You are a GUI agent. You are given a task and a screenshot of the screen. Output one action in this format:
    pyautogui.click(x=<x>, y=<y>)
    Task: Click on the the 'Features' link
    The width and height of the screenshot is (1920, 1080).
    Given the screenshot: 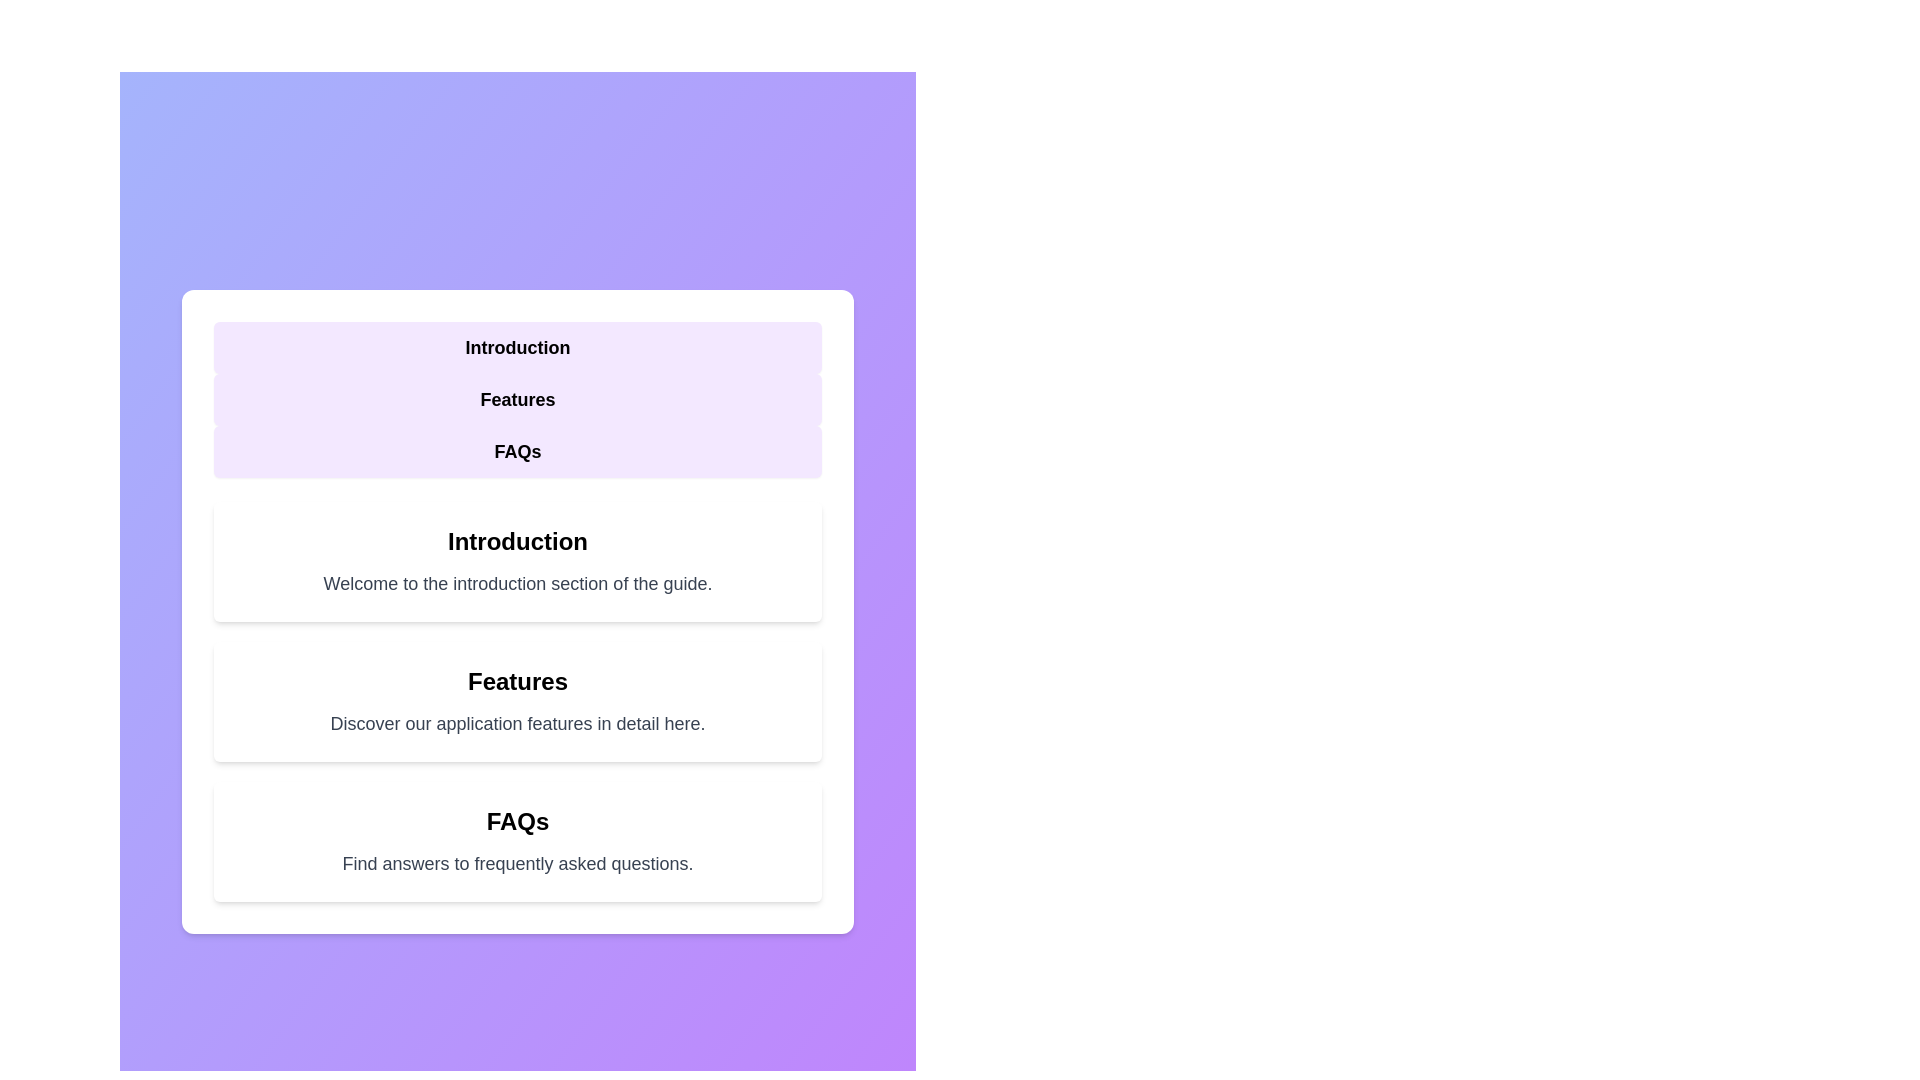 What is the action you would take?
    pyautogui.click(x=518, y=400)
    